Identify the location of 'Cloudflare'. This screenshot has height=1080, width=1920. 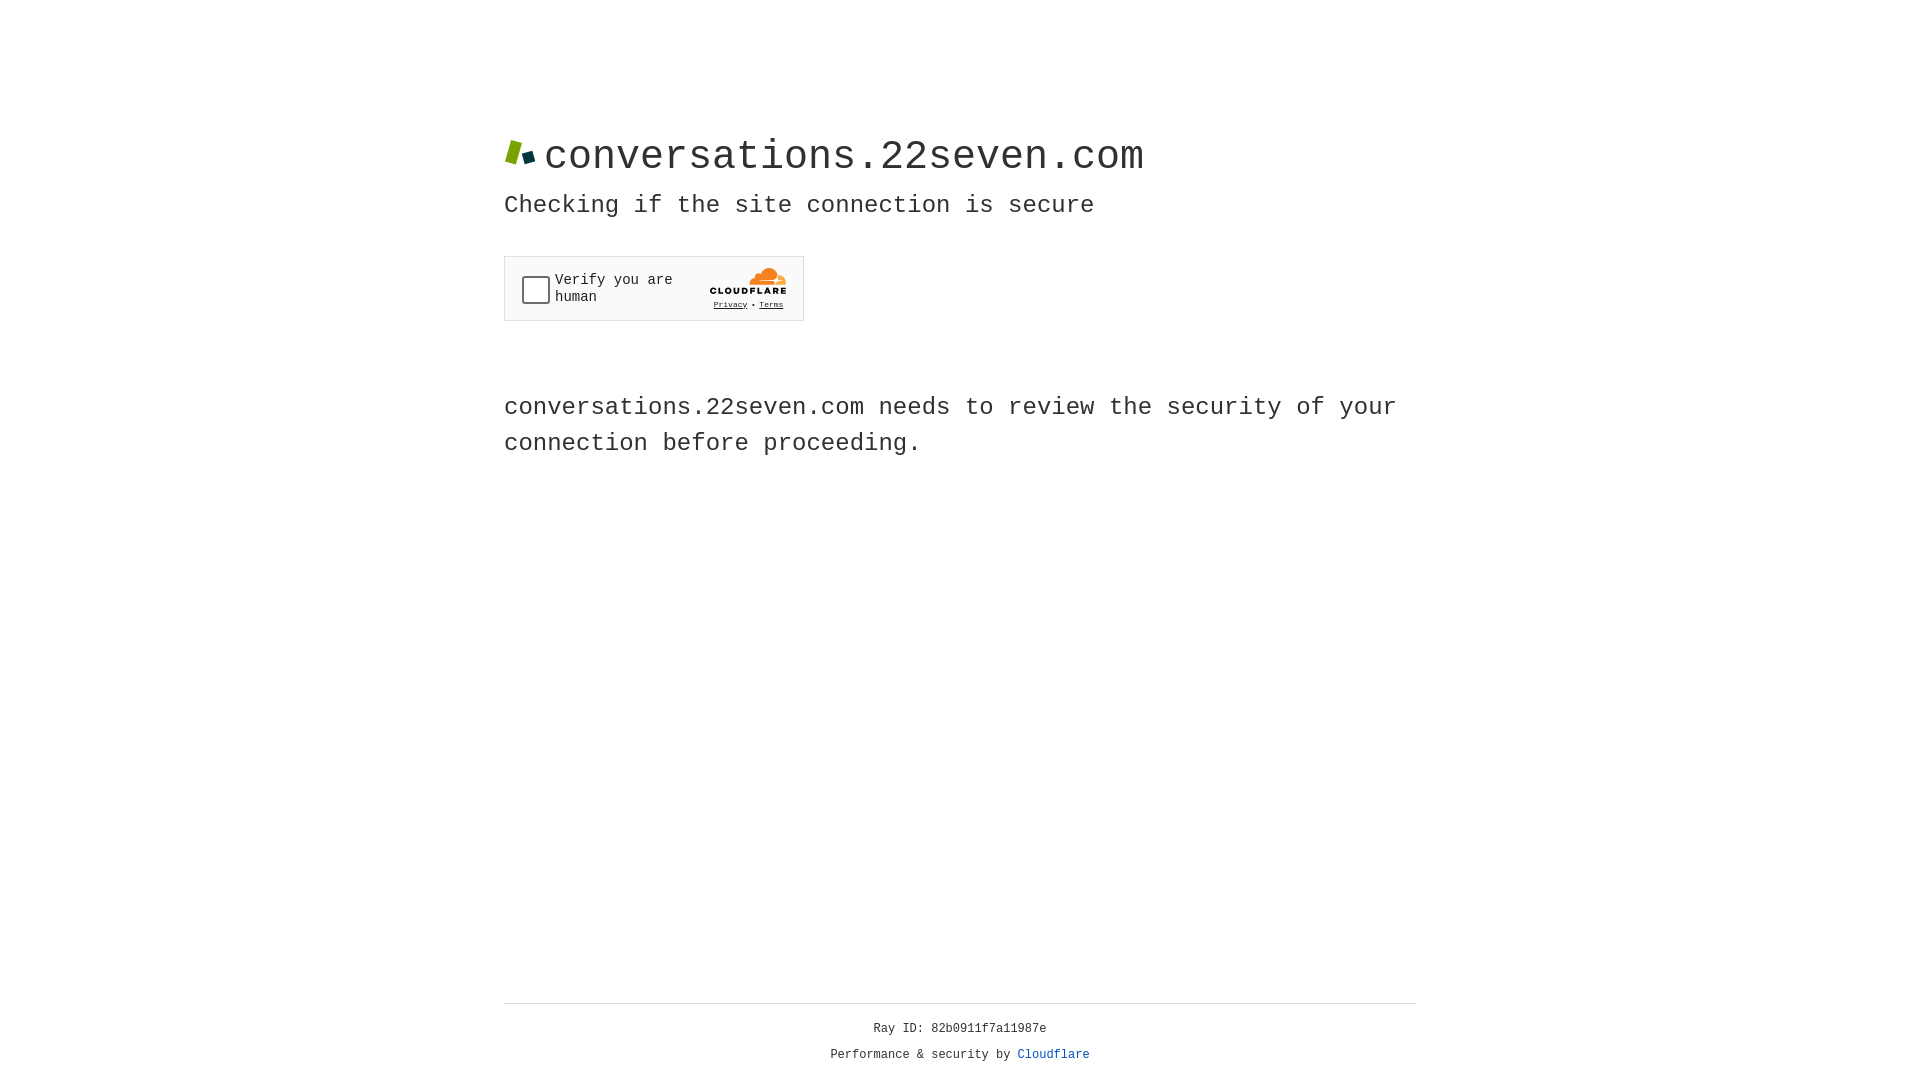
(1053, 1054).